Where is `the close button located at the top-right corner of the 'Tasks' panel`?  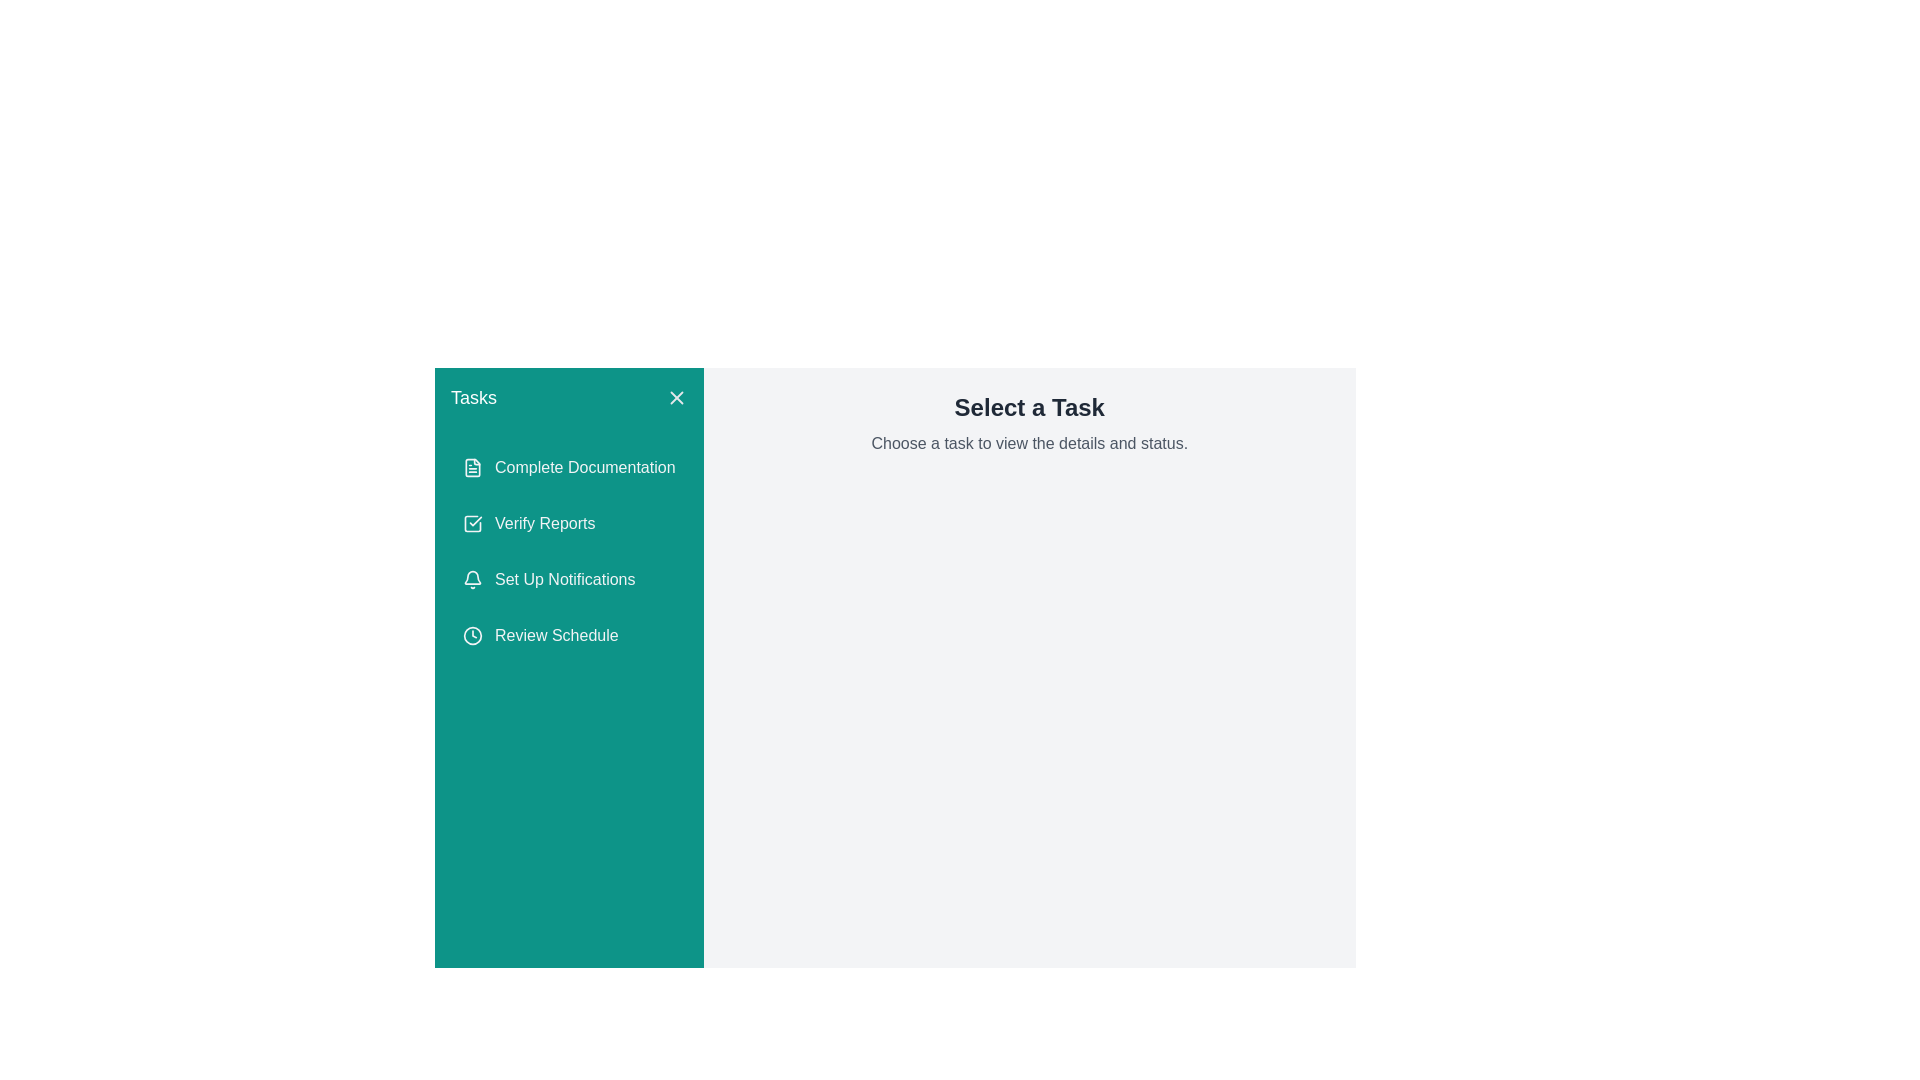 the close button located at the top-right corner of the 'Tasks' panel is located at coordinates (676, 397).